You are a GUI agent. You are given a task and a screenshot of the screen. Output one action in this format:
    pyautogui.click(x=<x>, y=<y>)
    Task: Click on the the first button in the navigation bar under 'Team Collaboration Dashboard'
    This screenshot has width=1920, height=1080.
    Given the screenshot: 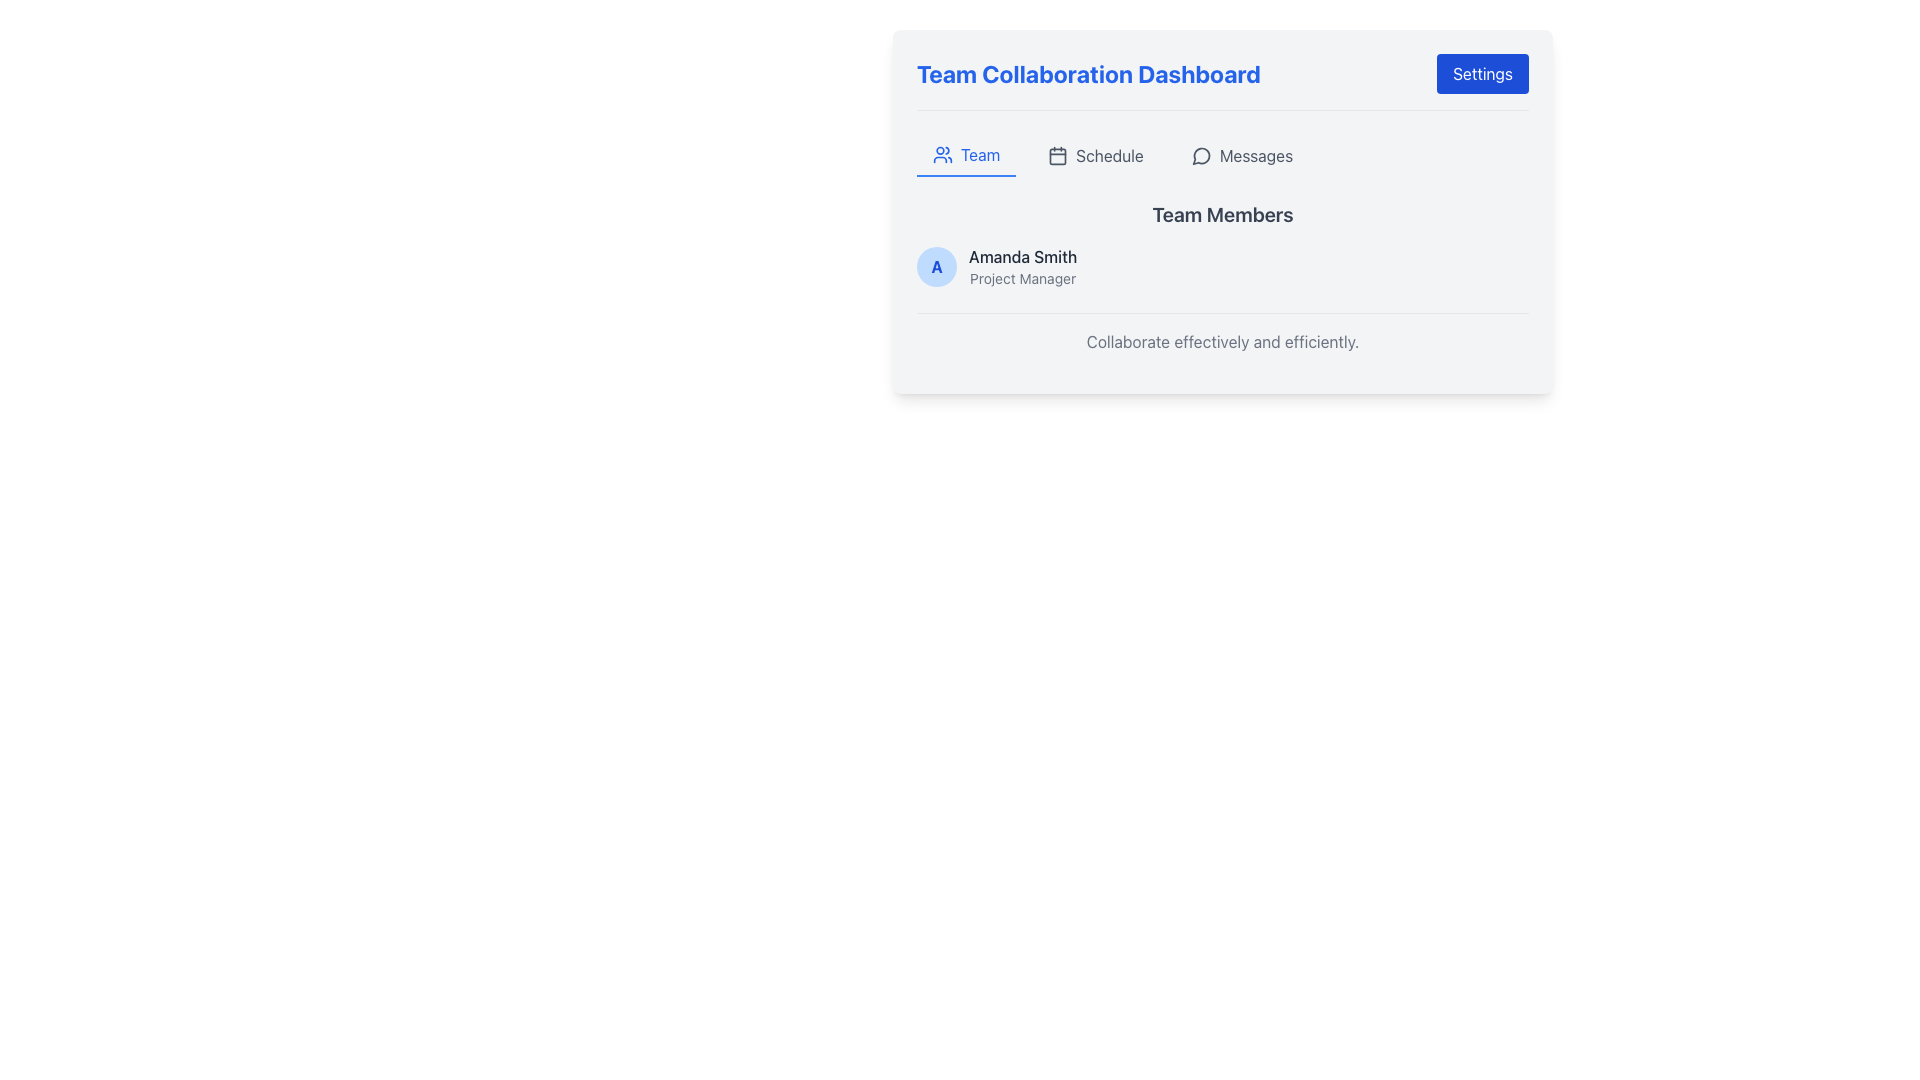 What is the action you would take?
    pyautogui.click(x=966, y=154)
    